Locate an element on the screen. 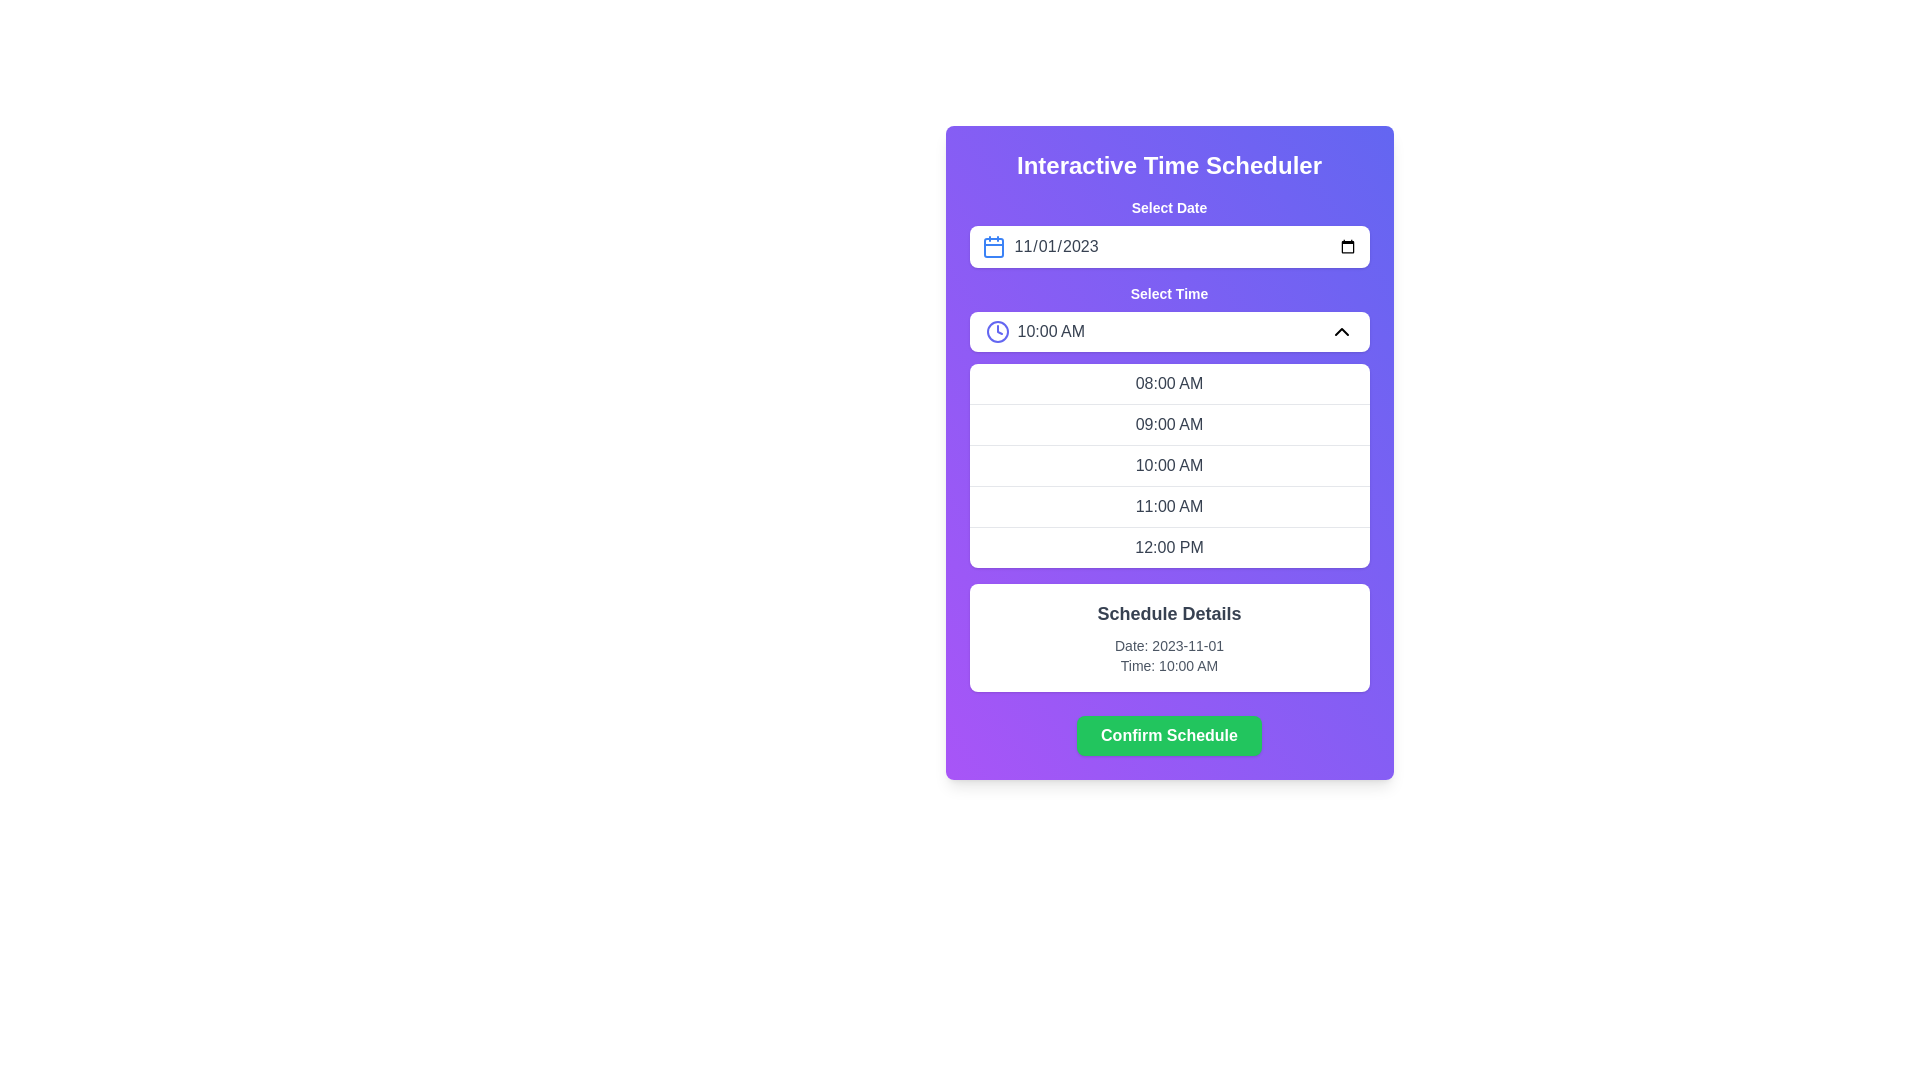 This screenshot has height=1080, width=1920. the Text Display that shows the chosen date in the schedule details section, located below the 'Schedule Details' heading and above the time '10:00 AM' is located at coordinates (1169, 645).